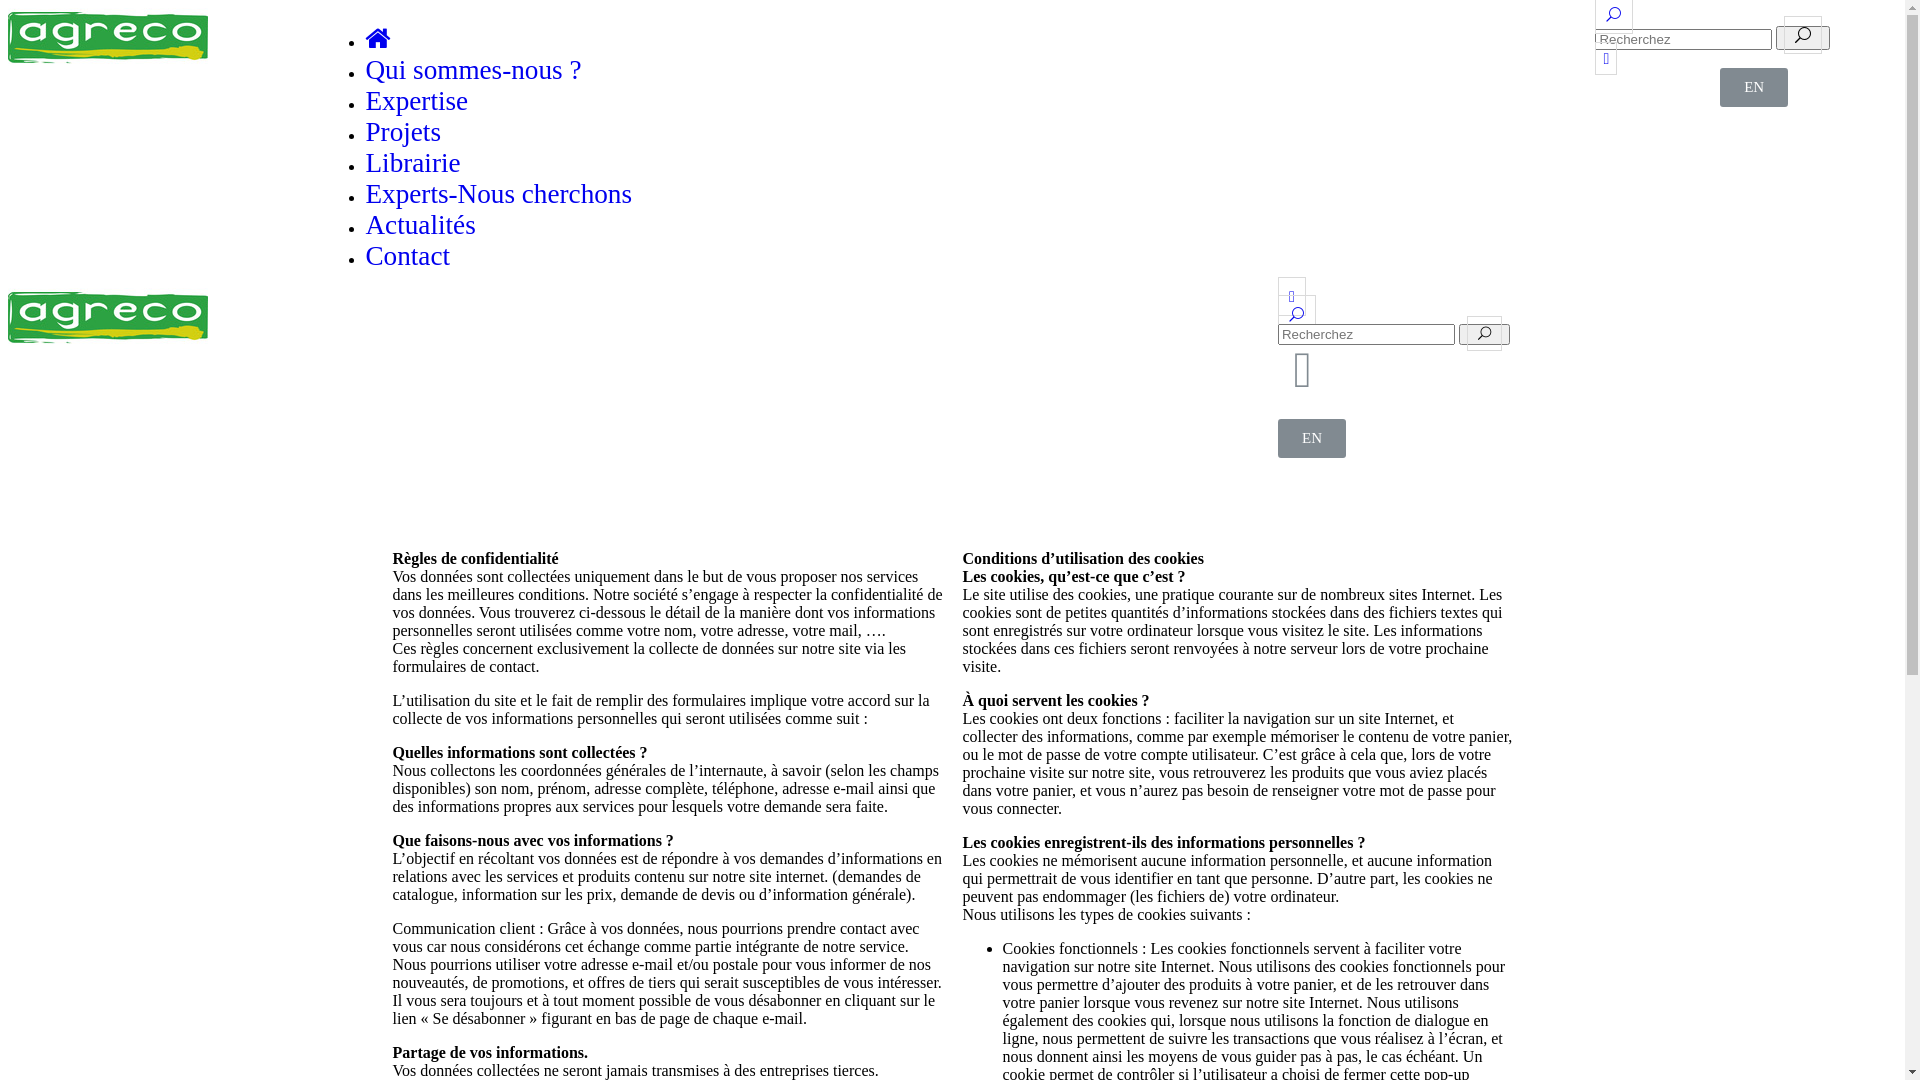  Describe the element at coordinates (364, 254) in the screenshot. I see `'Contact'` at that location.